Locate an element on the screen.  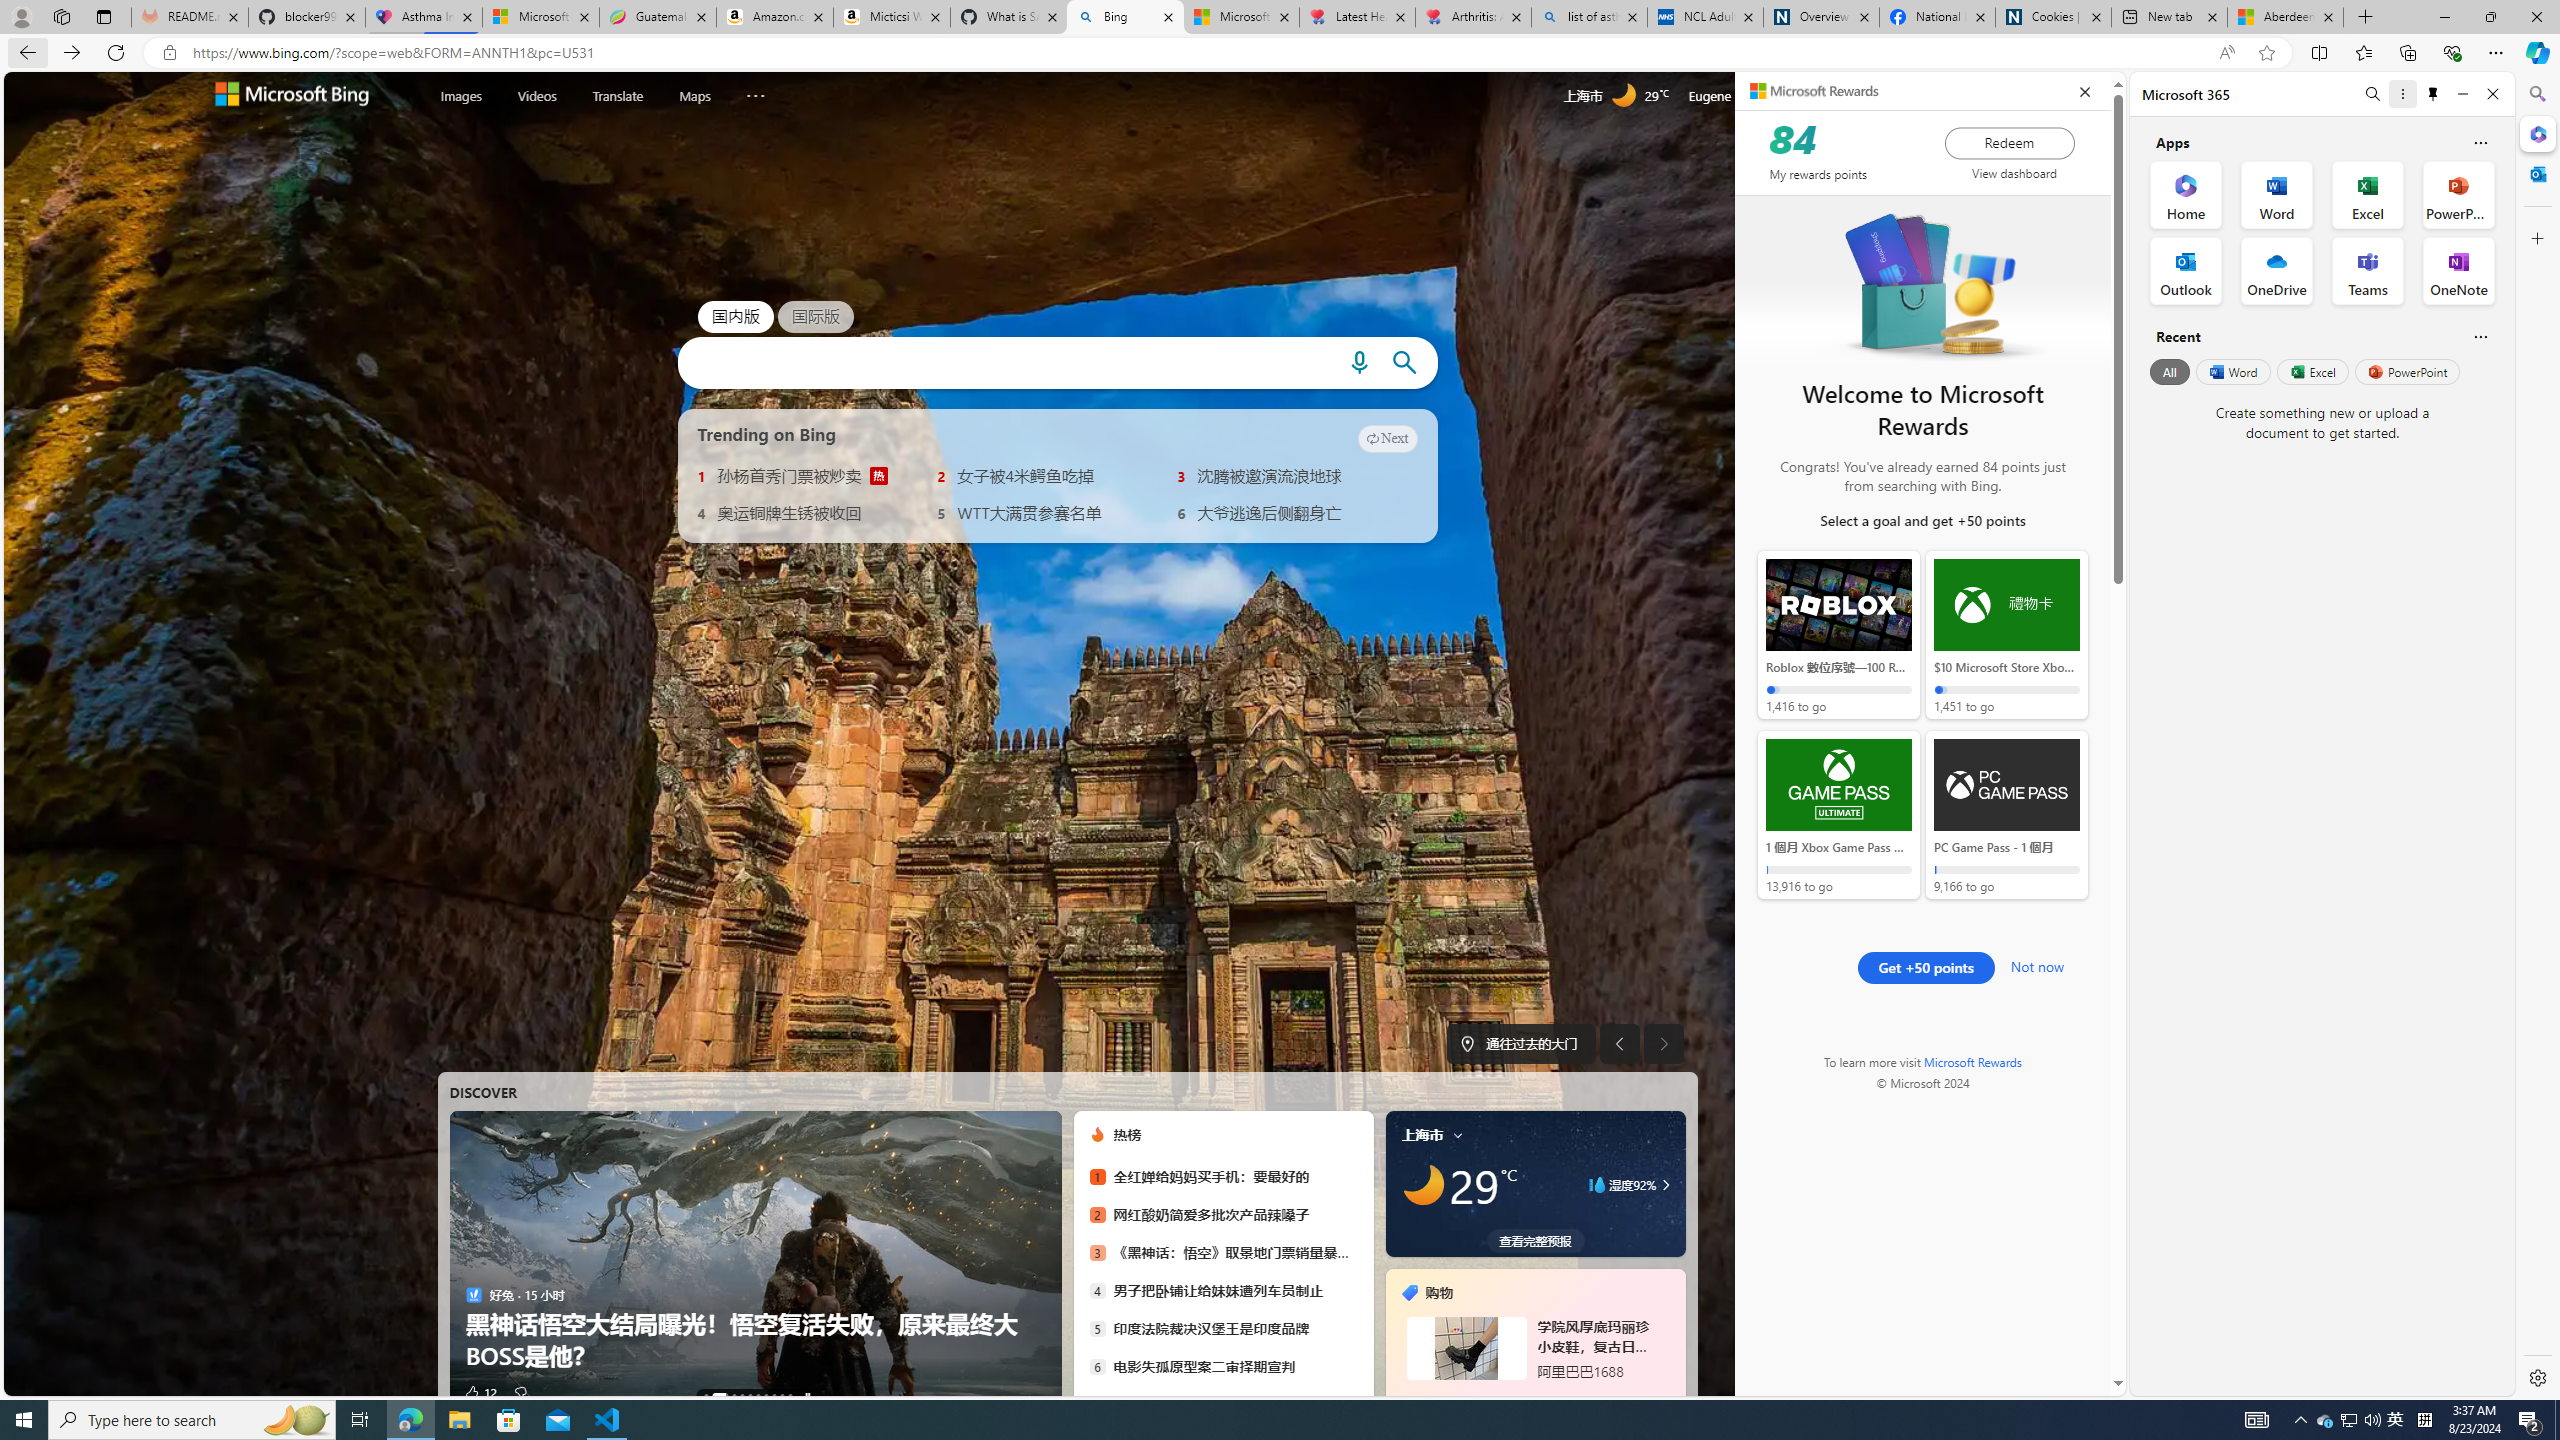
'Aberdeen, Hong Kong SAR hourly forecast | Microsoft Weather' is located at coordinates (2286, 16).